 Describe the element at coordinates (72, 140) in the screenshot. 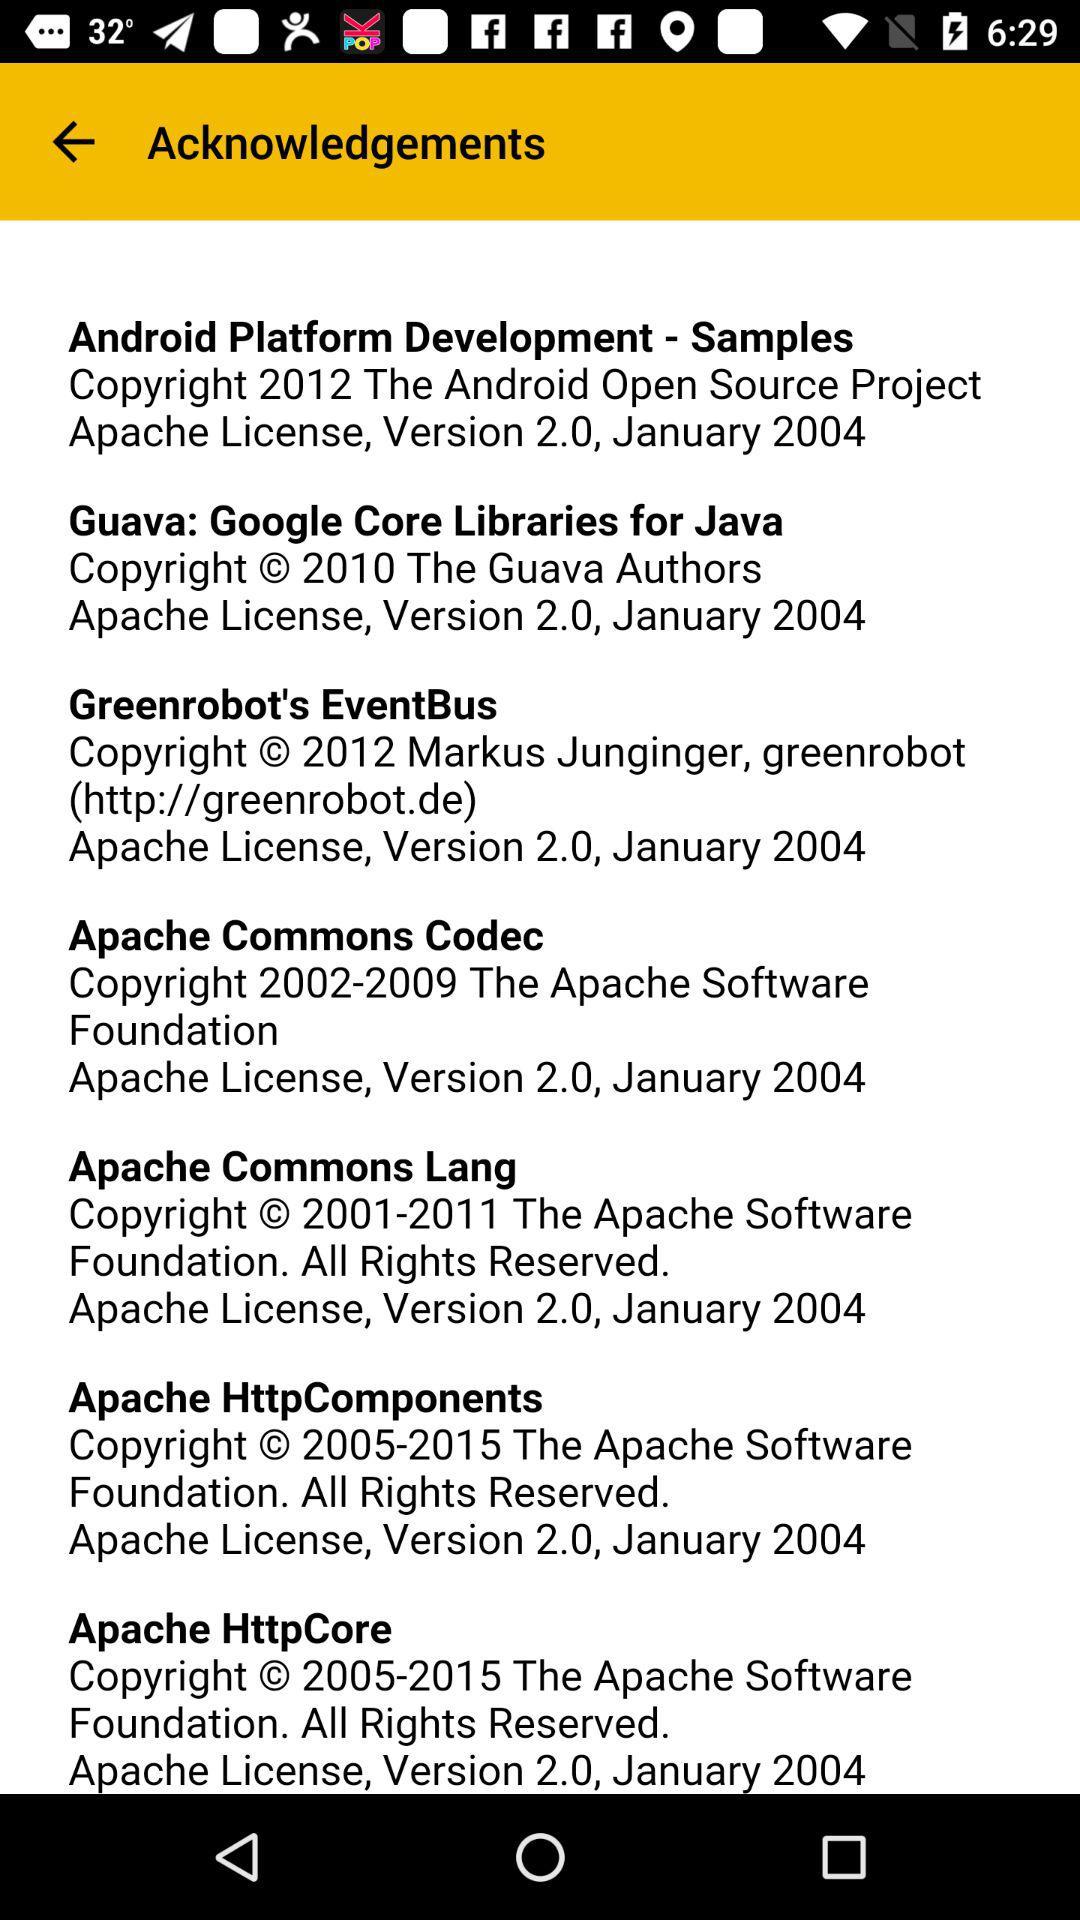

I see `icon at the top left corner` at that location.